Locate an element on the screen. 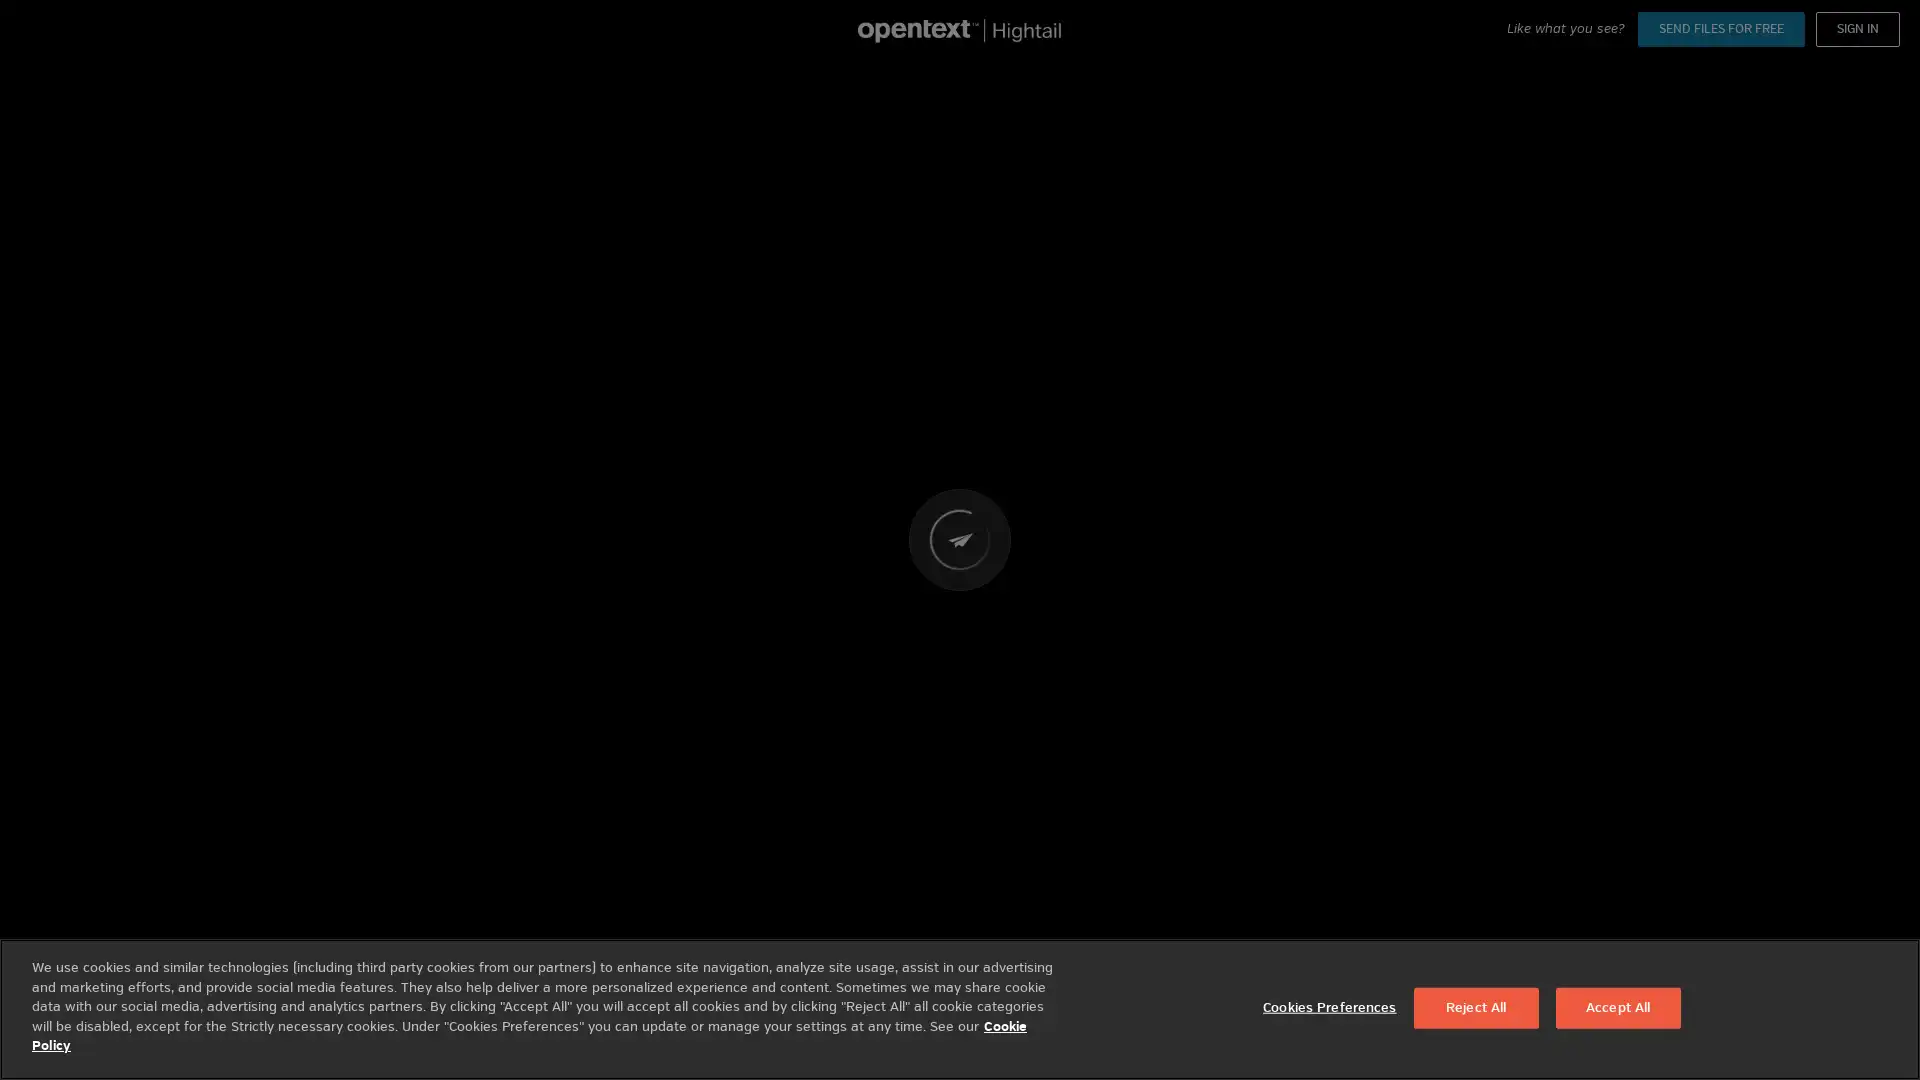 The width and height of the screenshot is (1920, 1080). Reject All is located at coordinates (1475, 1007).